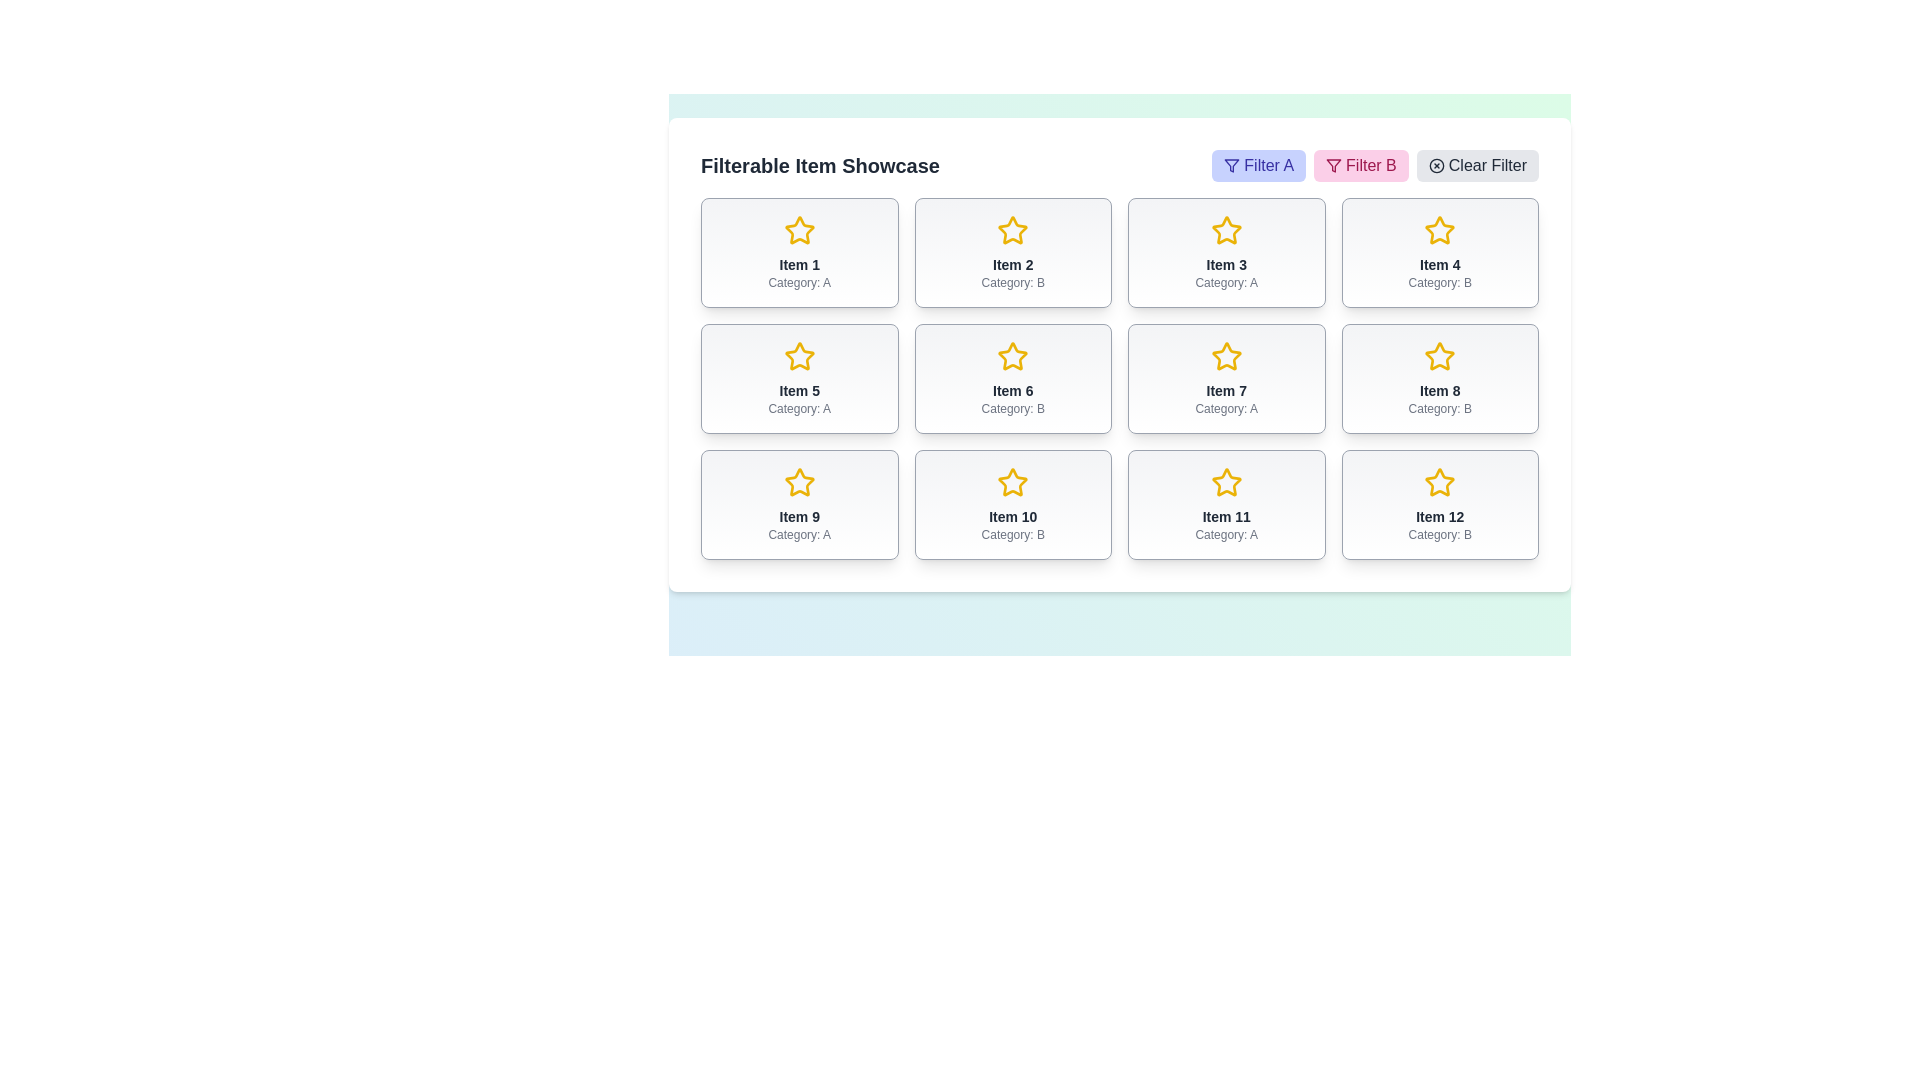  What do you see at coordinates (798, 482) in the screenshot?
I see `the bright yellow star icon representing the rating or favorite-mark system located in the center of the card for 'Item 9' in 'Category: A'` at bounding box center [798, 482].